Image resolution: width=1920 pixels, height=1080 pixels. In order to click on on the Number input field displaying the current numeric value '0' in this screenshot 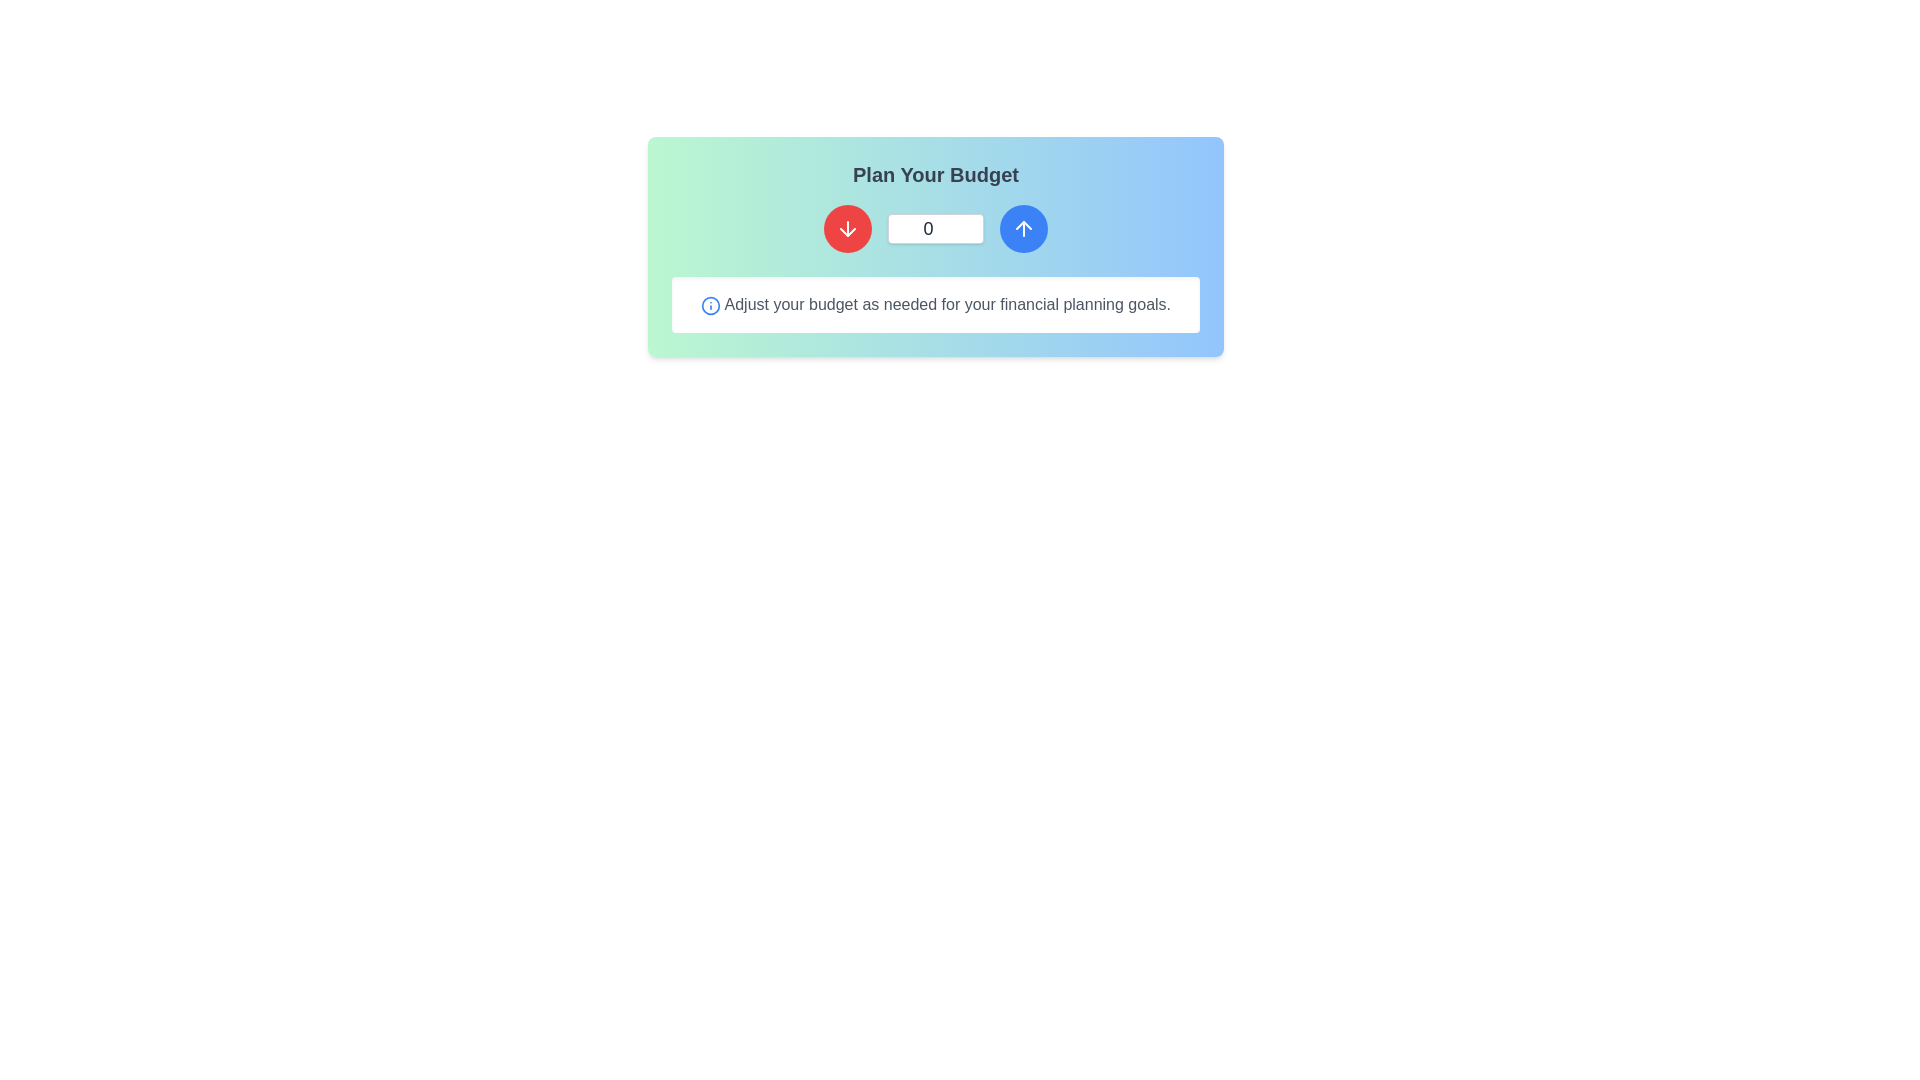, I will do `click(935, 227)`.